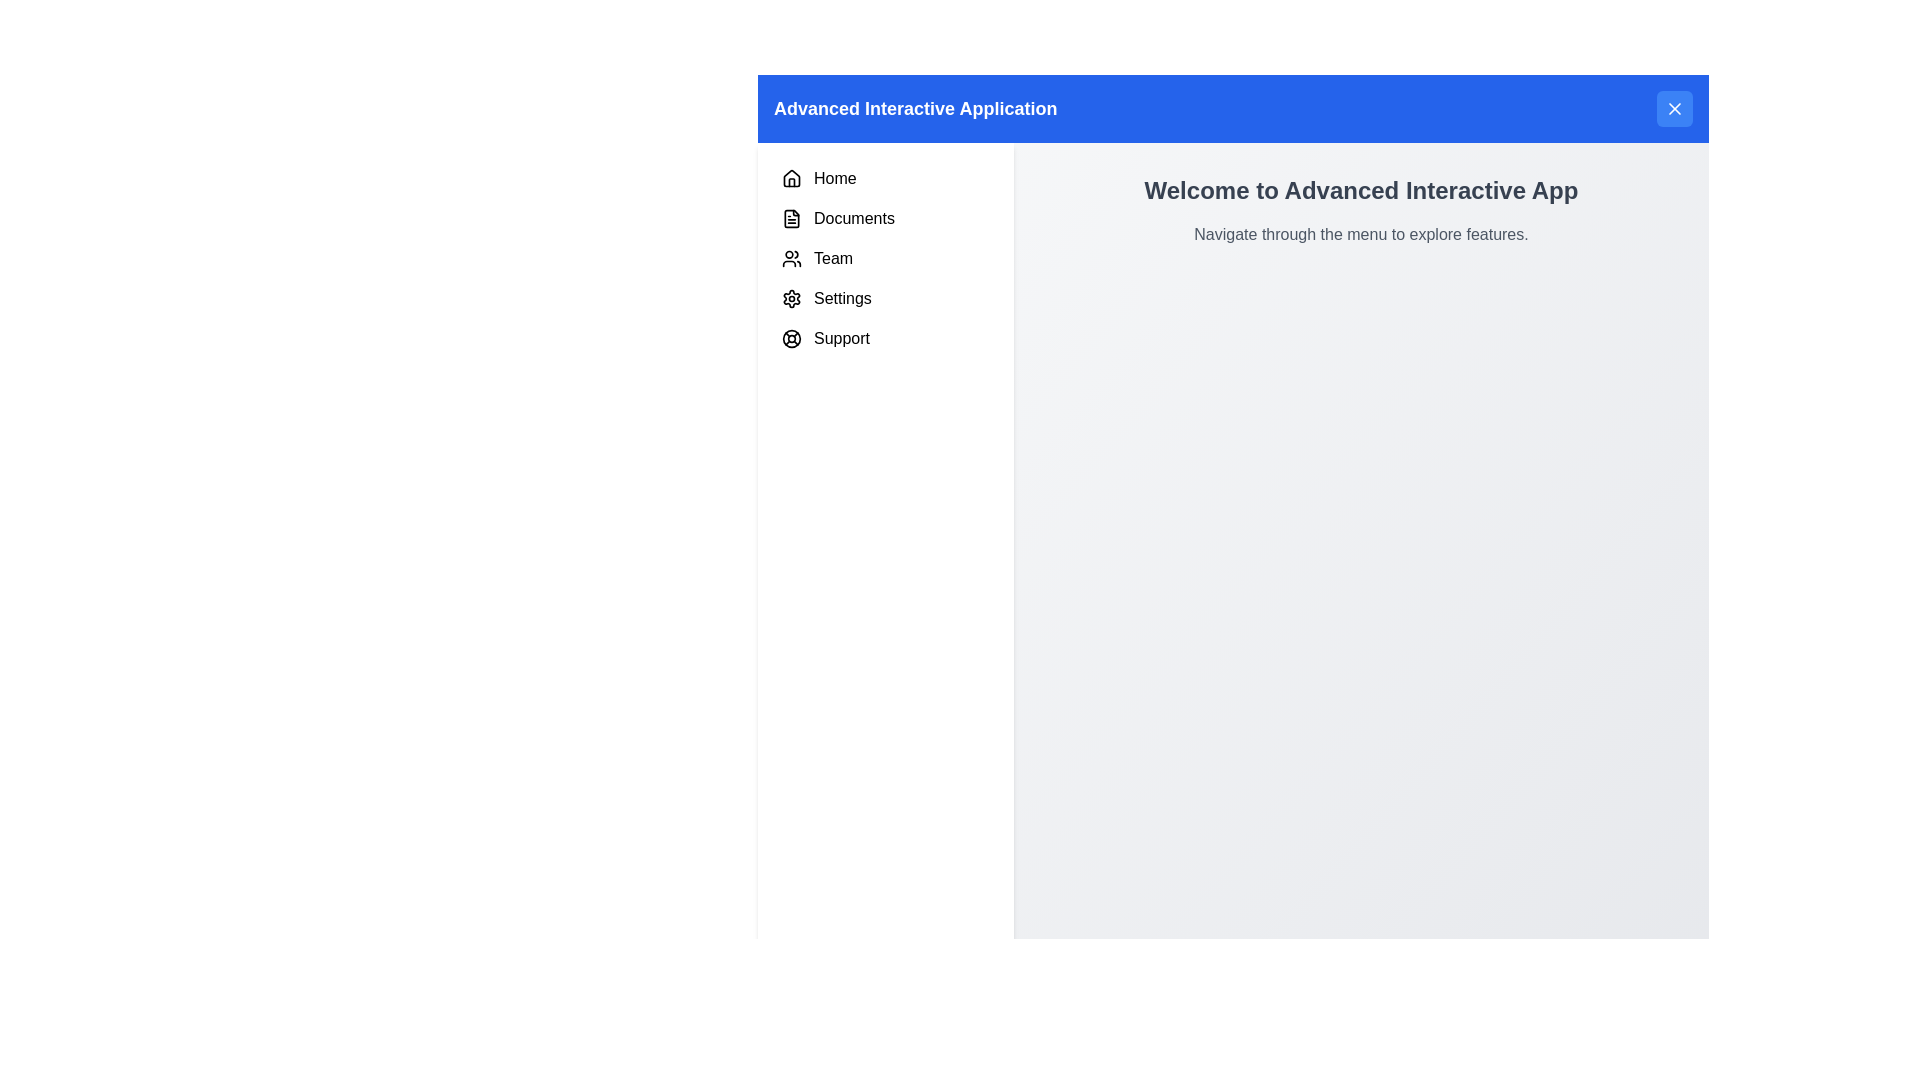 Image resolution: width=1920 pixels, height=1080 pixels. Describe the element at coordinates (833, 257) in the screenshot. I see `the 'Team' text label in the left-side menu` at that location.